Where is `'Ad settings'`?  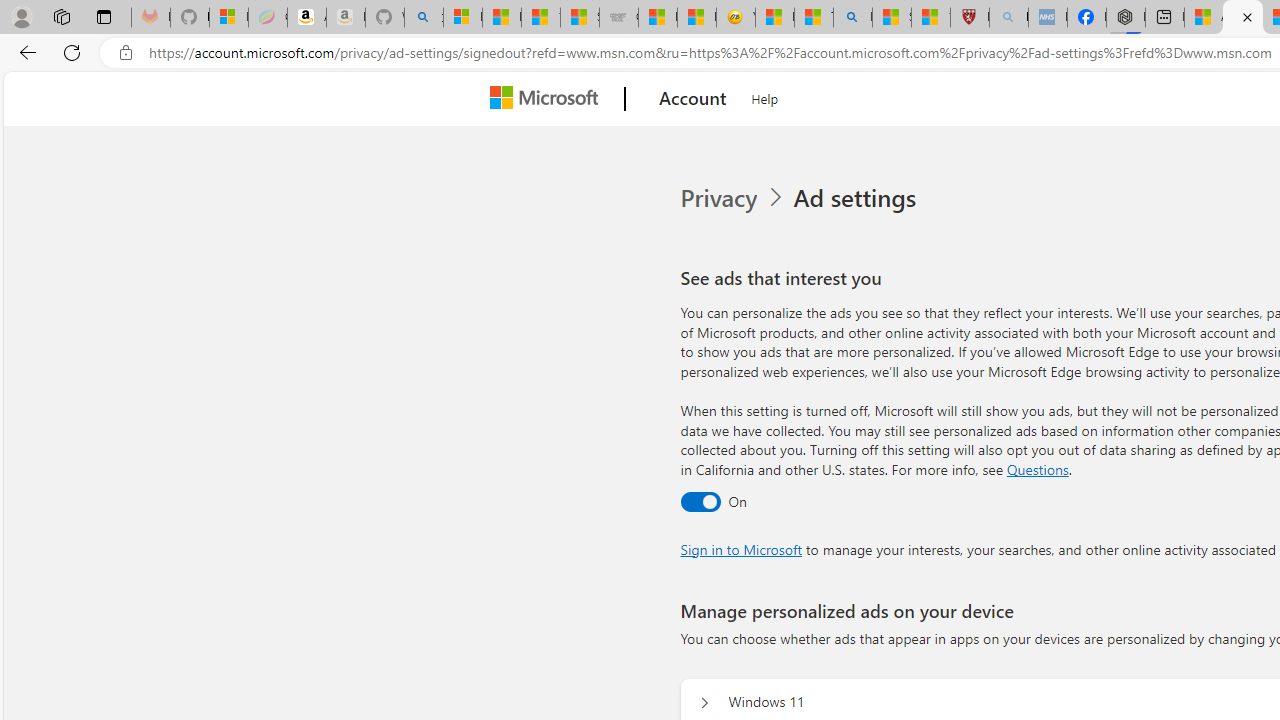 'Ad settings' is located at coordinates (858, 198).